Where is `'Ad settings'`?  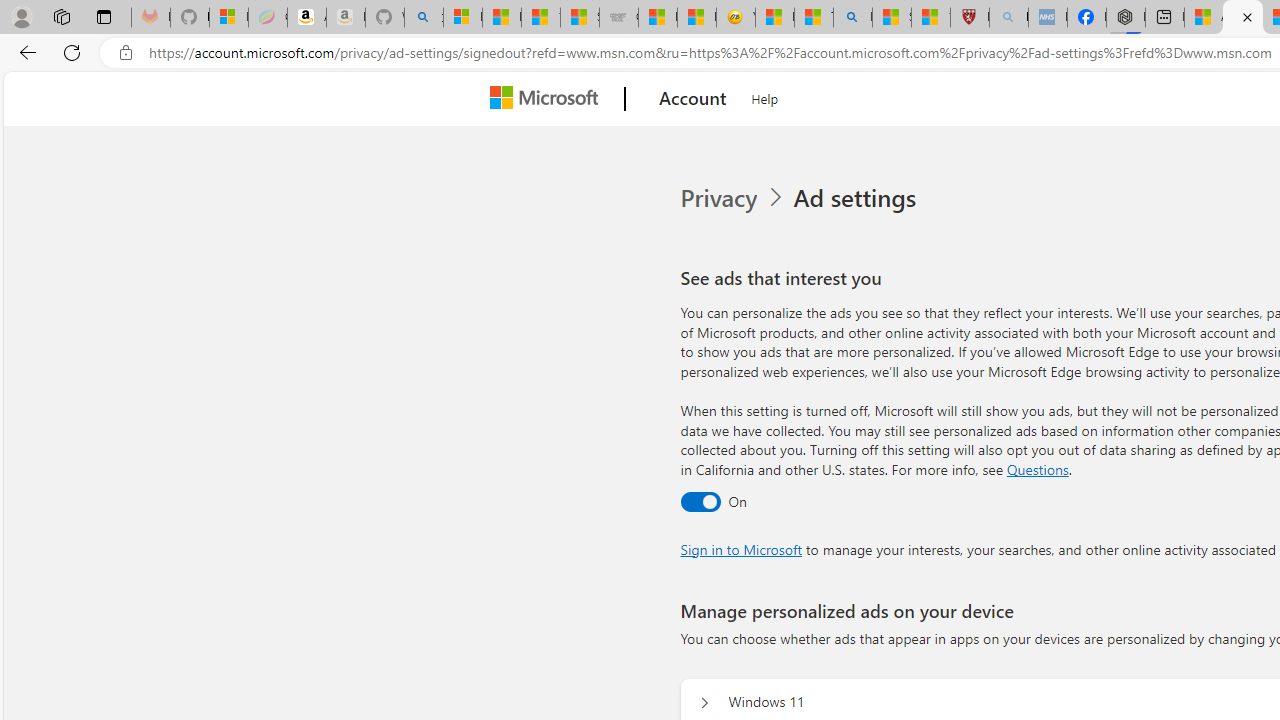 'Ad settings' is located at coordinates (858, 198).